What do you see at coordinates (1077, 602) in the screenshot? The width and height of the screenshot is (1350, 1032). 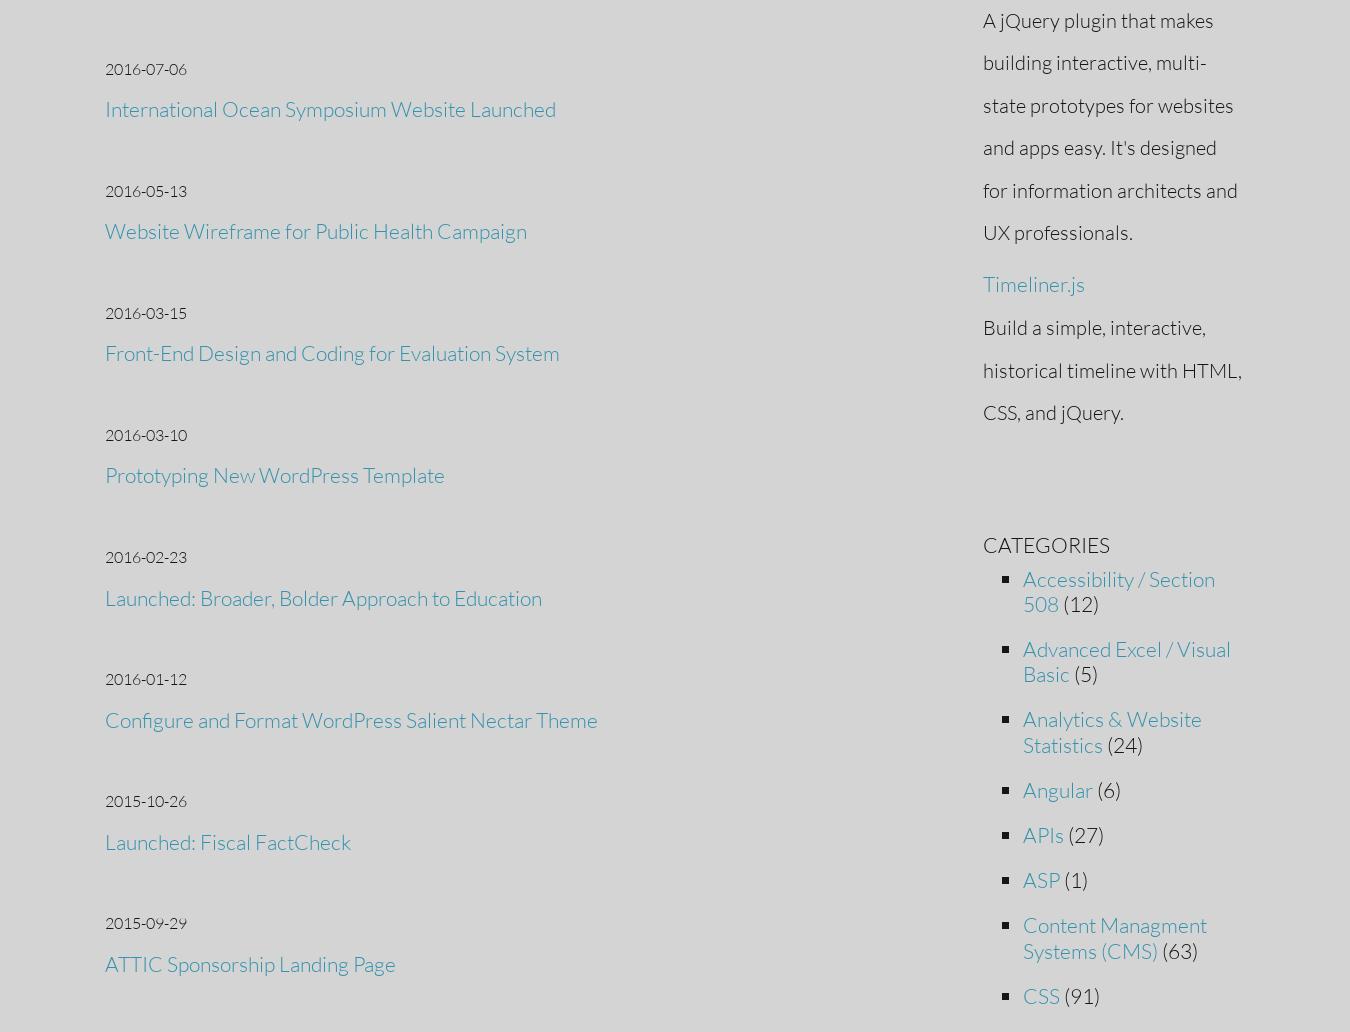 I see `'(12)'` at bounding box center [1077, 602].